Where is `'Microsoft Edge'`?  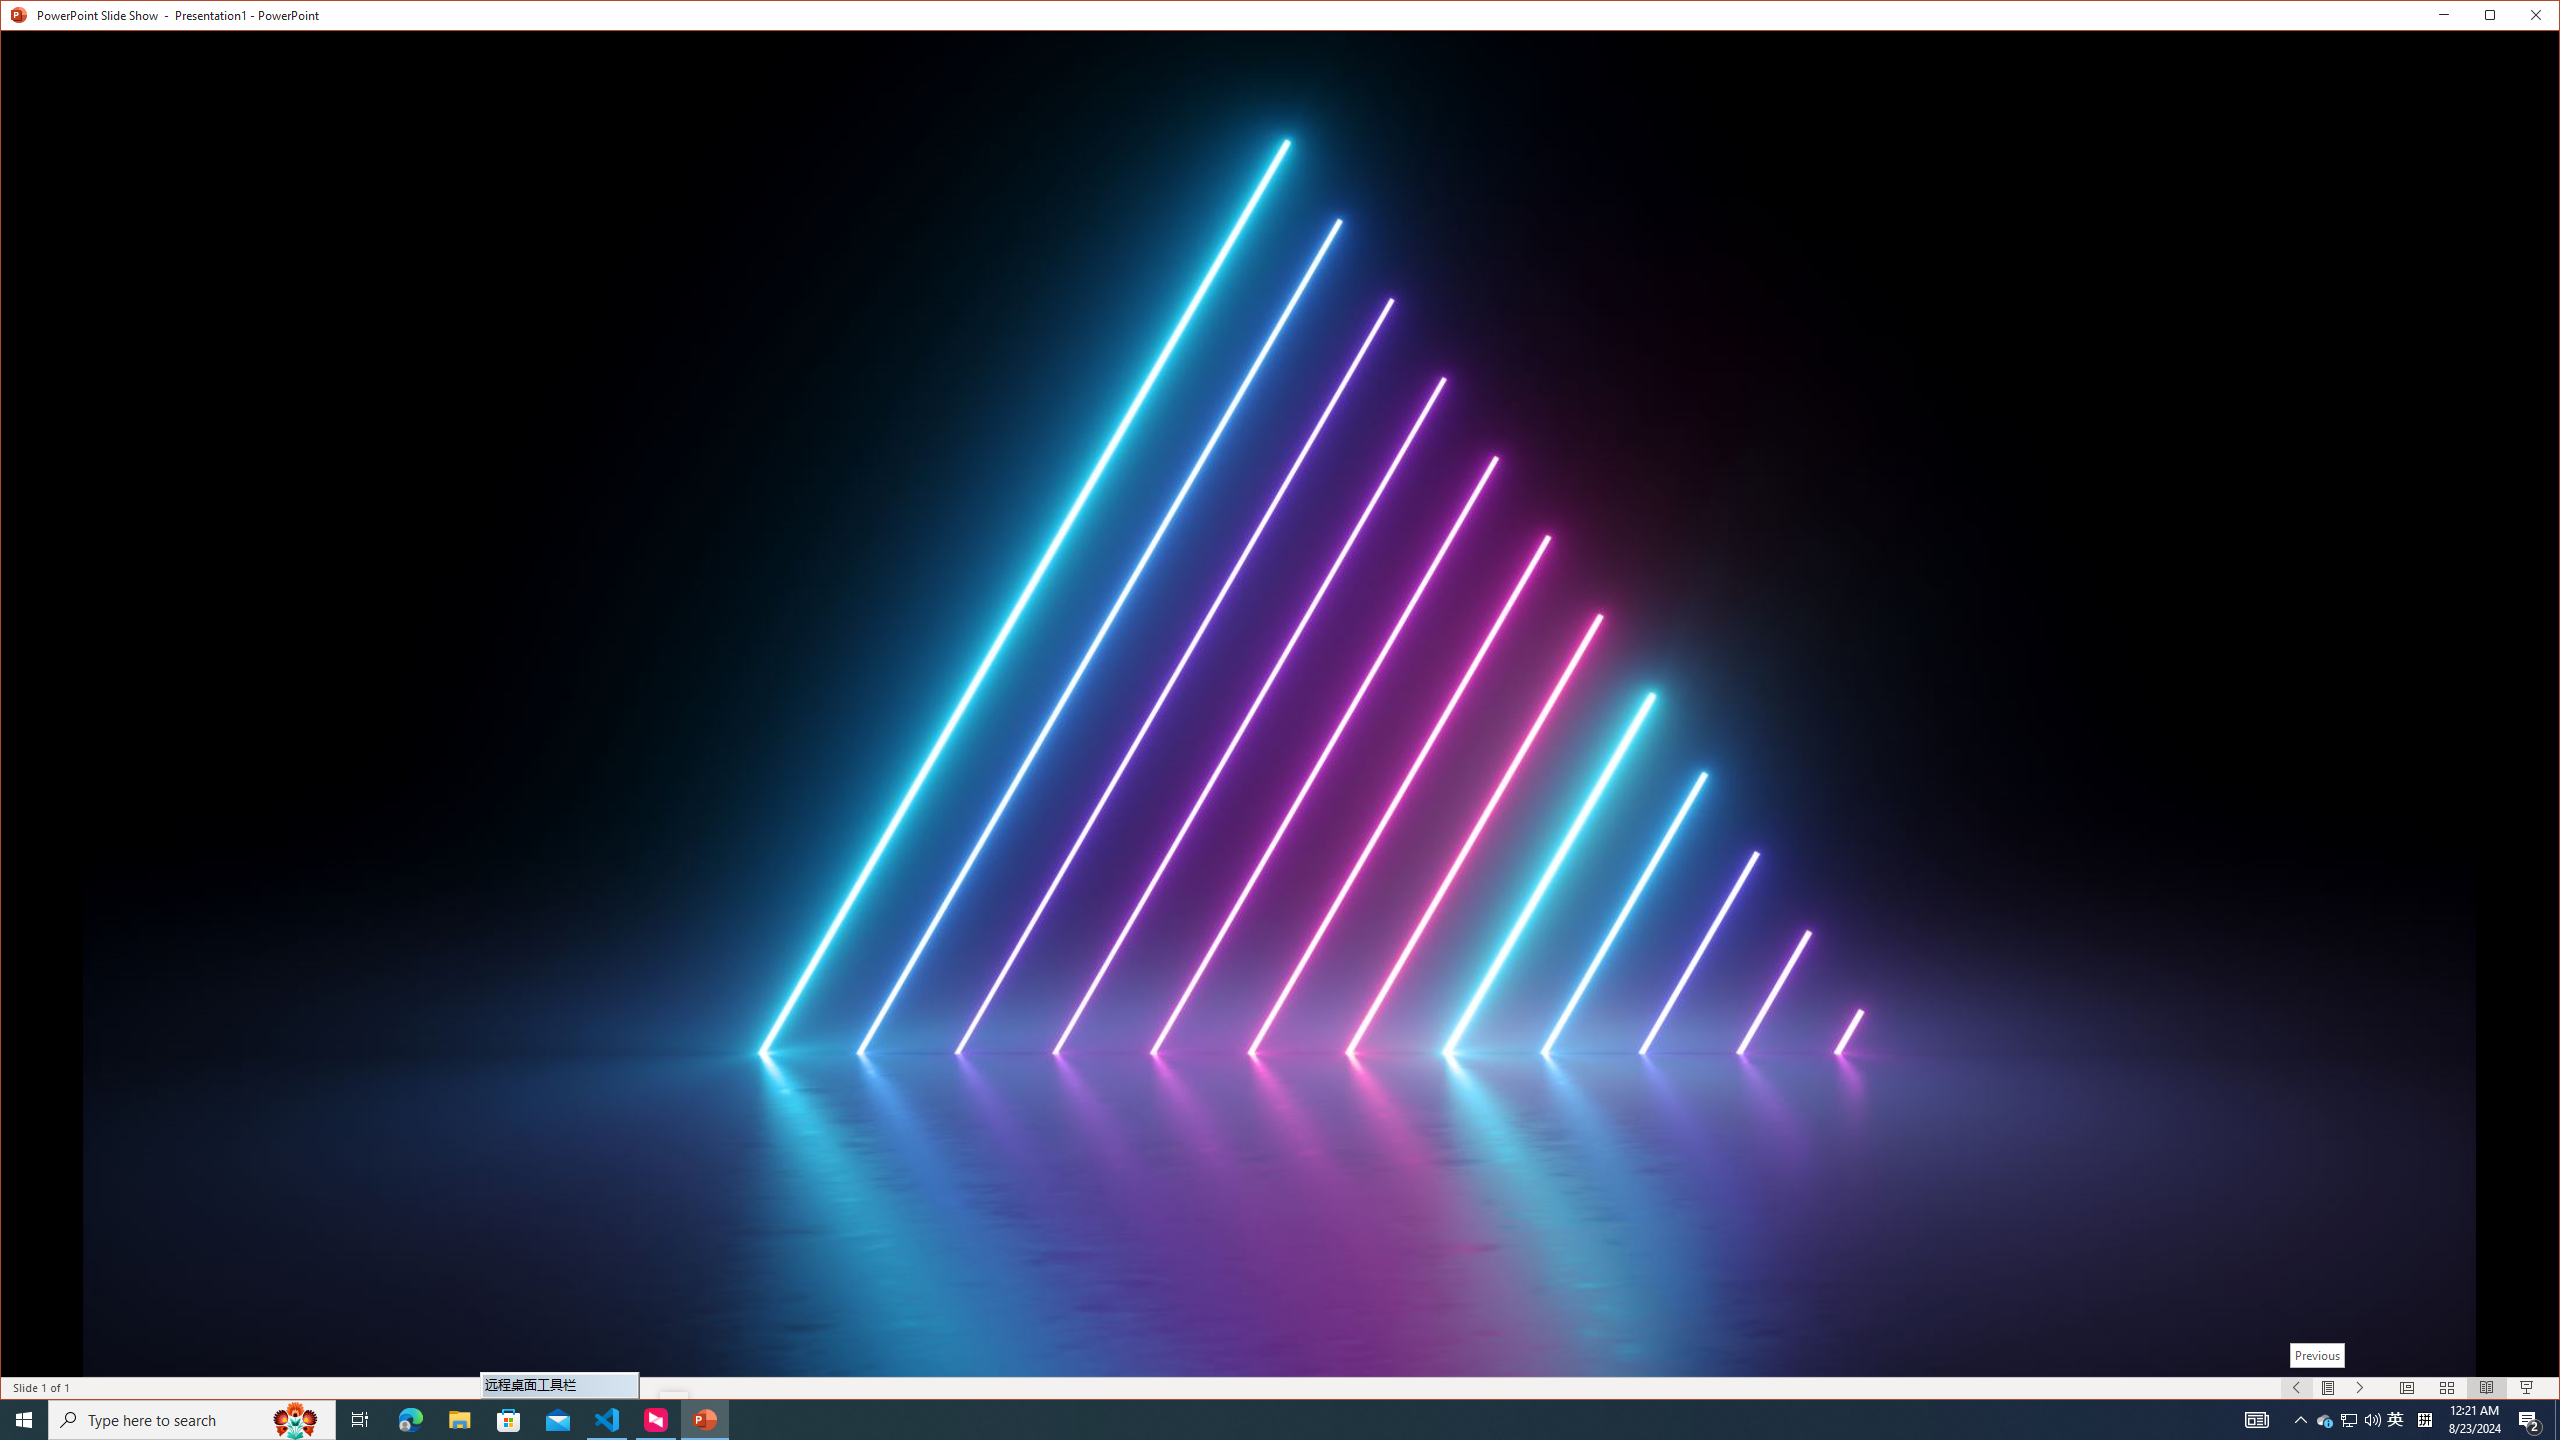
'Microsoft Edge' is located at coordinates (409, 1418).